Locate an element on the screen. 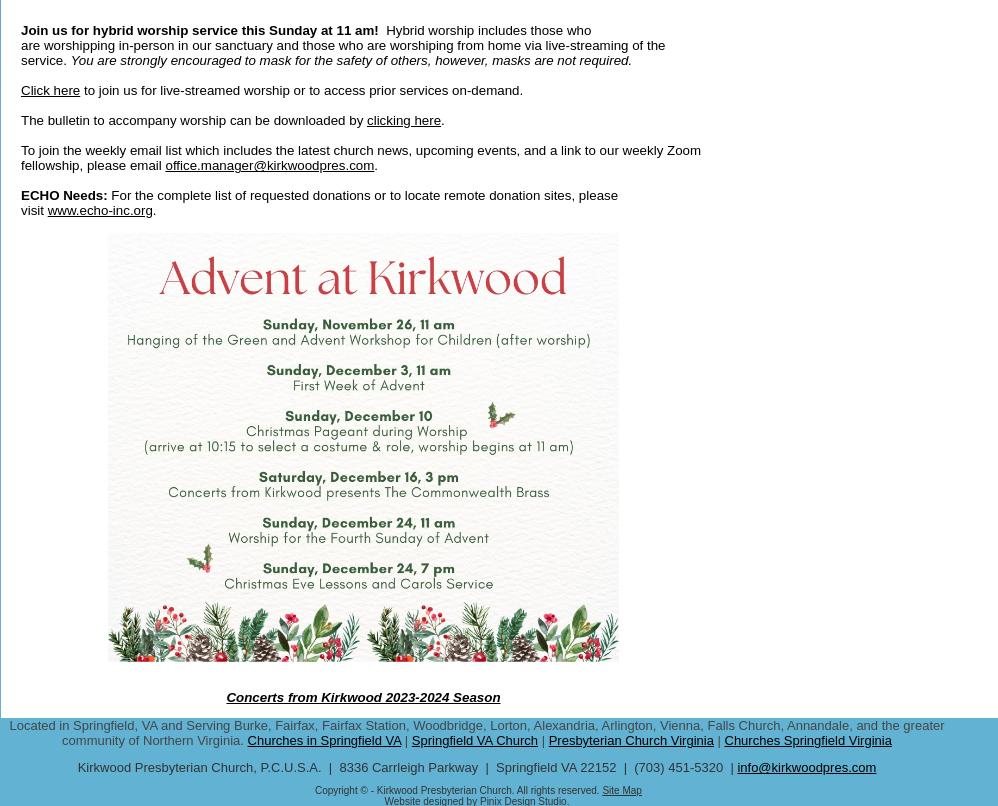 Image resolution: width=998 pixels, height=806 pixels. 'Kirkwood Presbyterian Church, P.C.U.S.A.  |  8336 Carrleigh Parkway  |  Springfield VA 22152  |  (703) 451-5320  |' is located at coordinates (76, 766).